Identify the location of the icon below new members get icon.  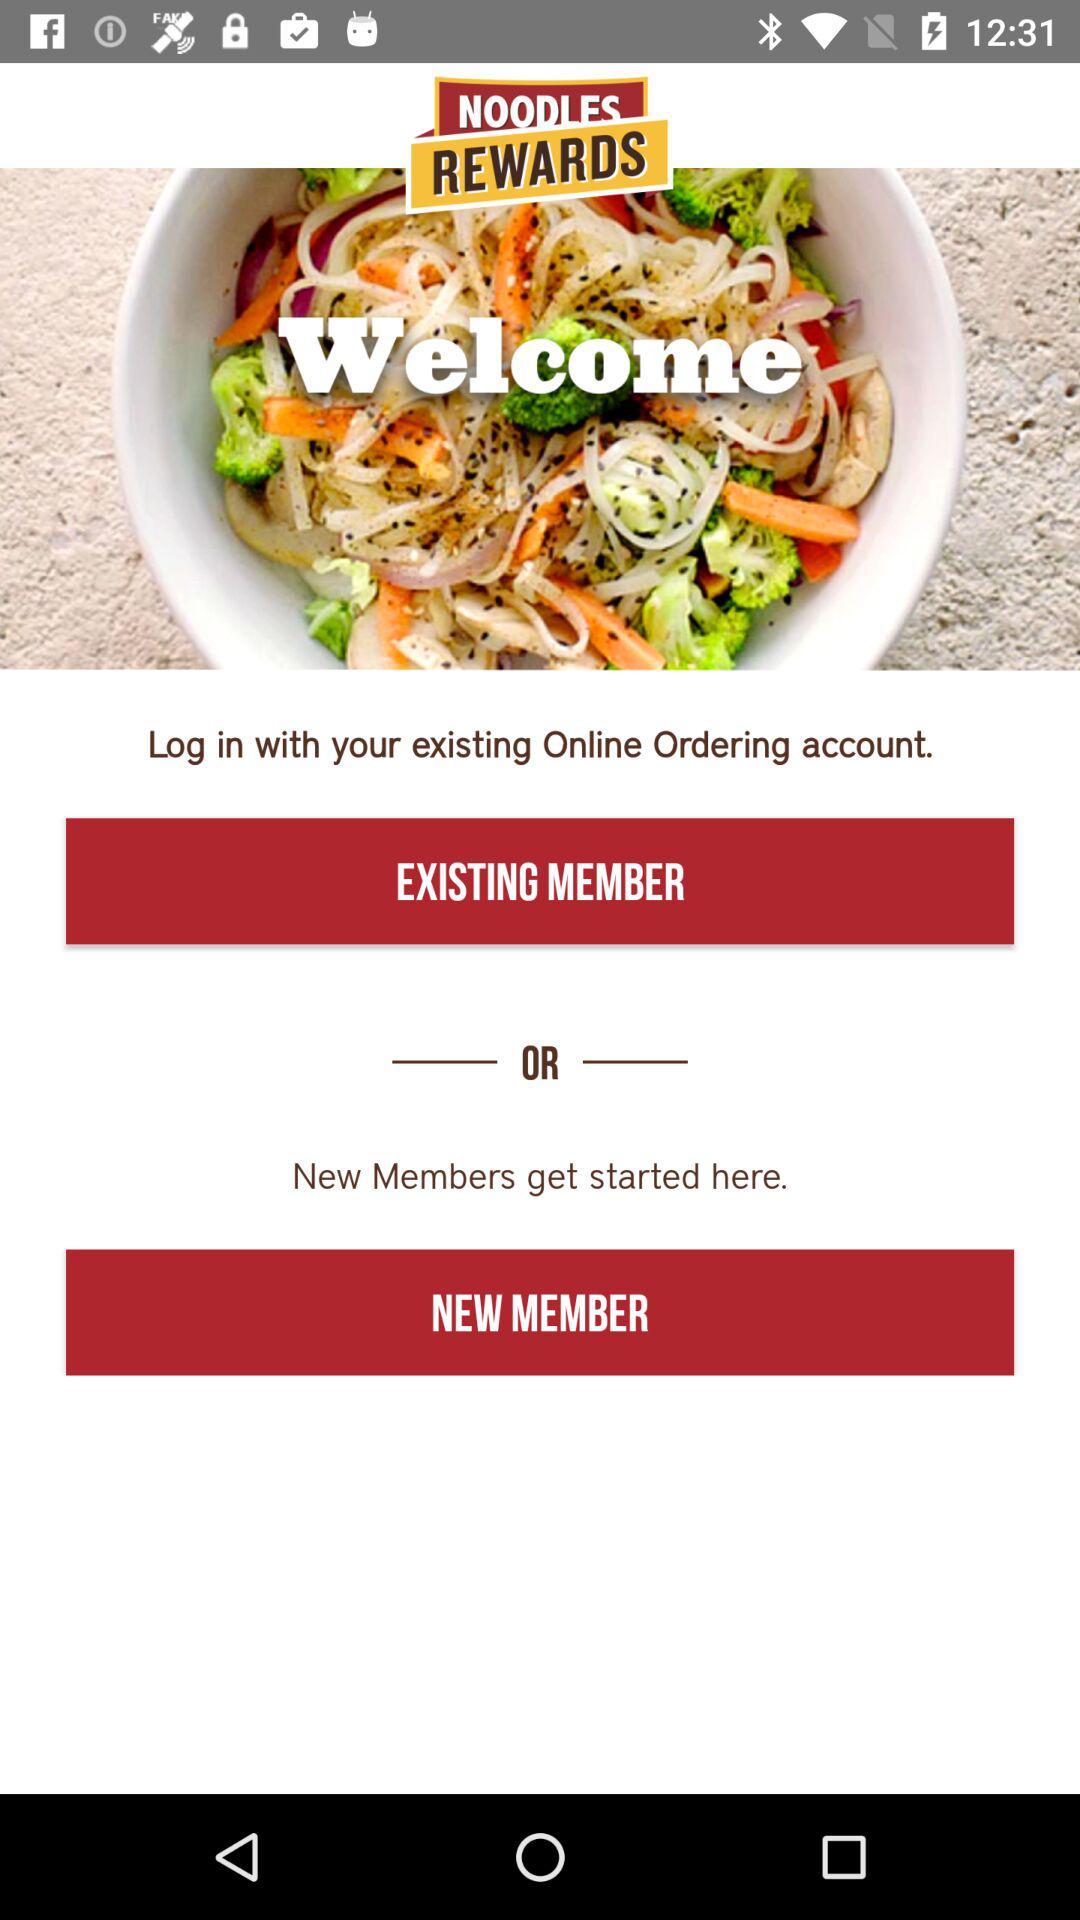
(540, 1312).